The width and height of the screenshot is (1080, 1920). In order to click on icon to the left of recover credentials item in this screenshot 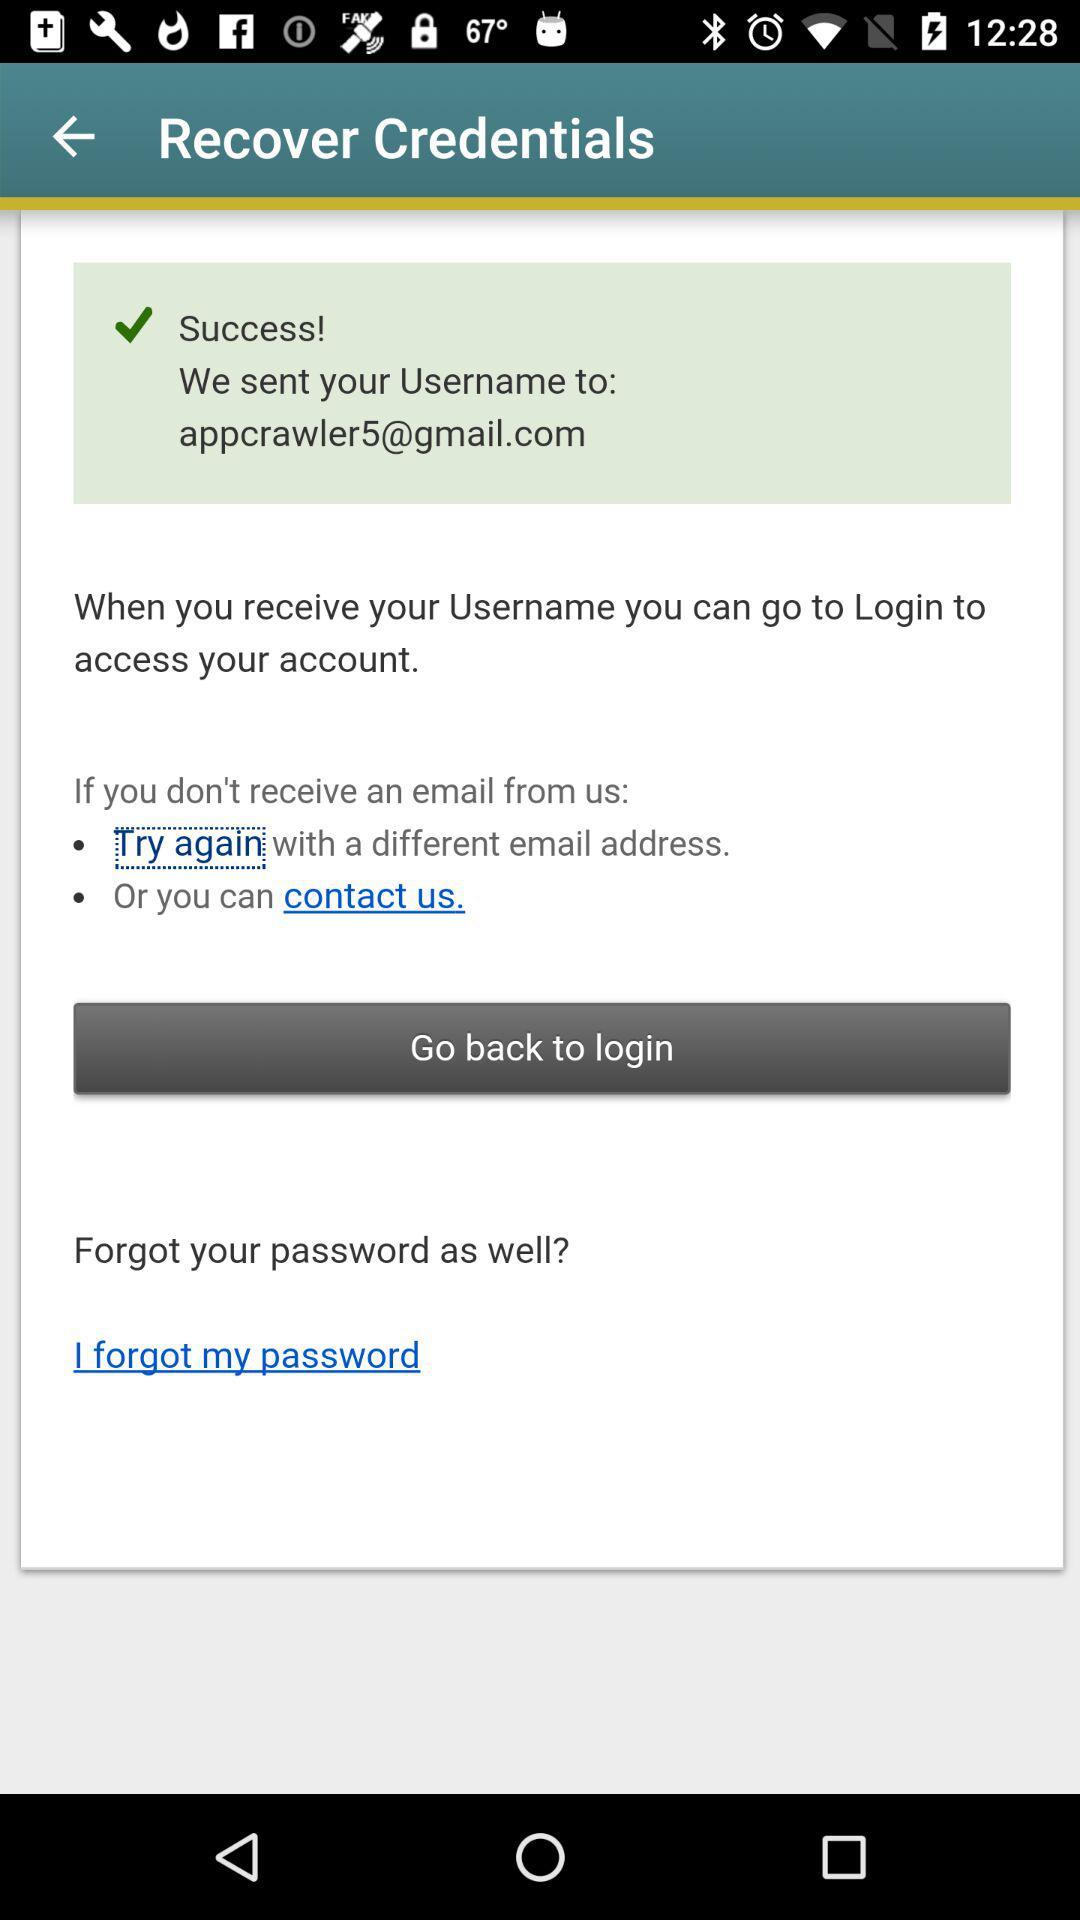, I will do `click(72, 135)`.